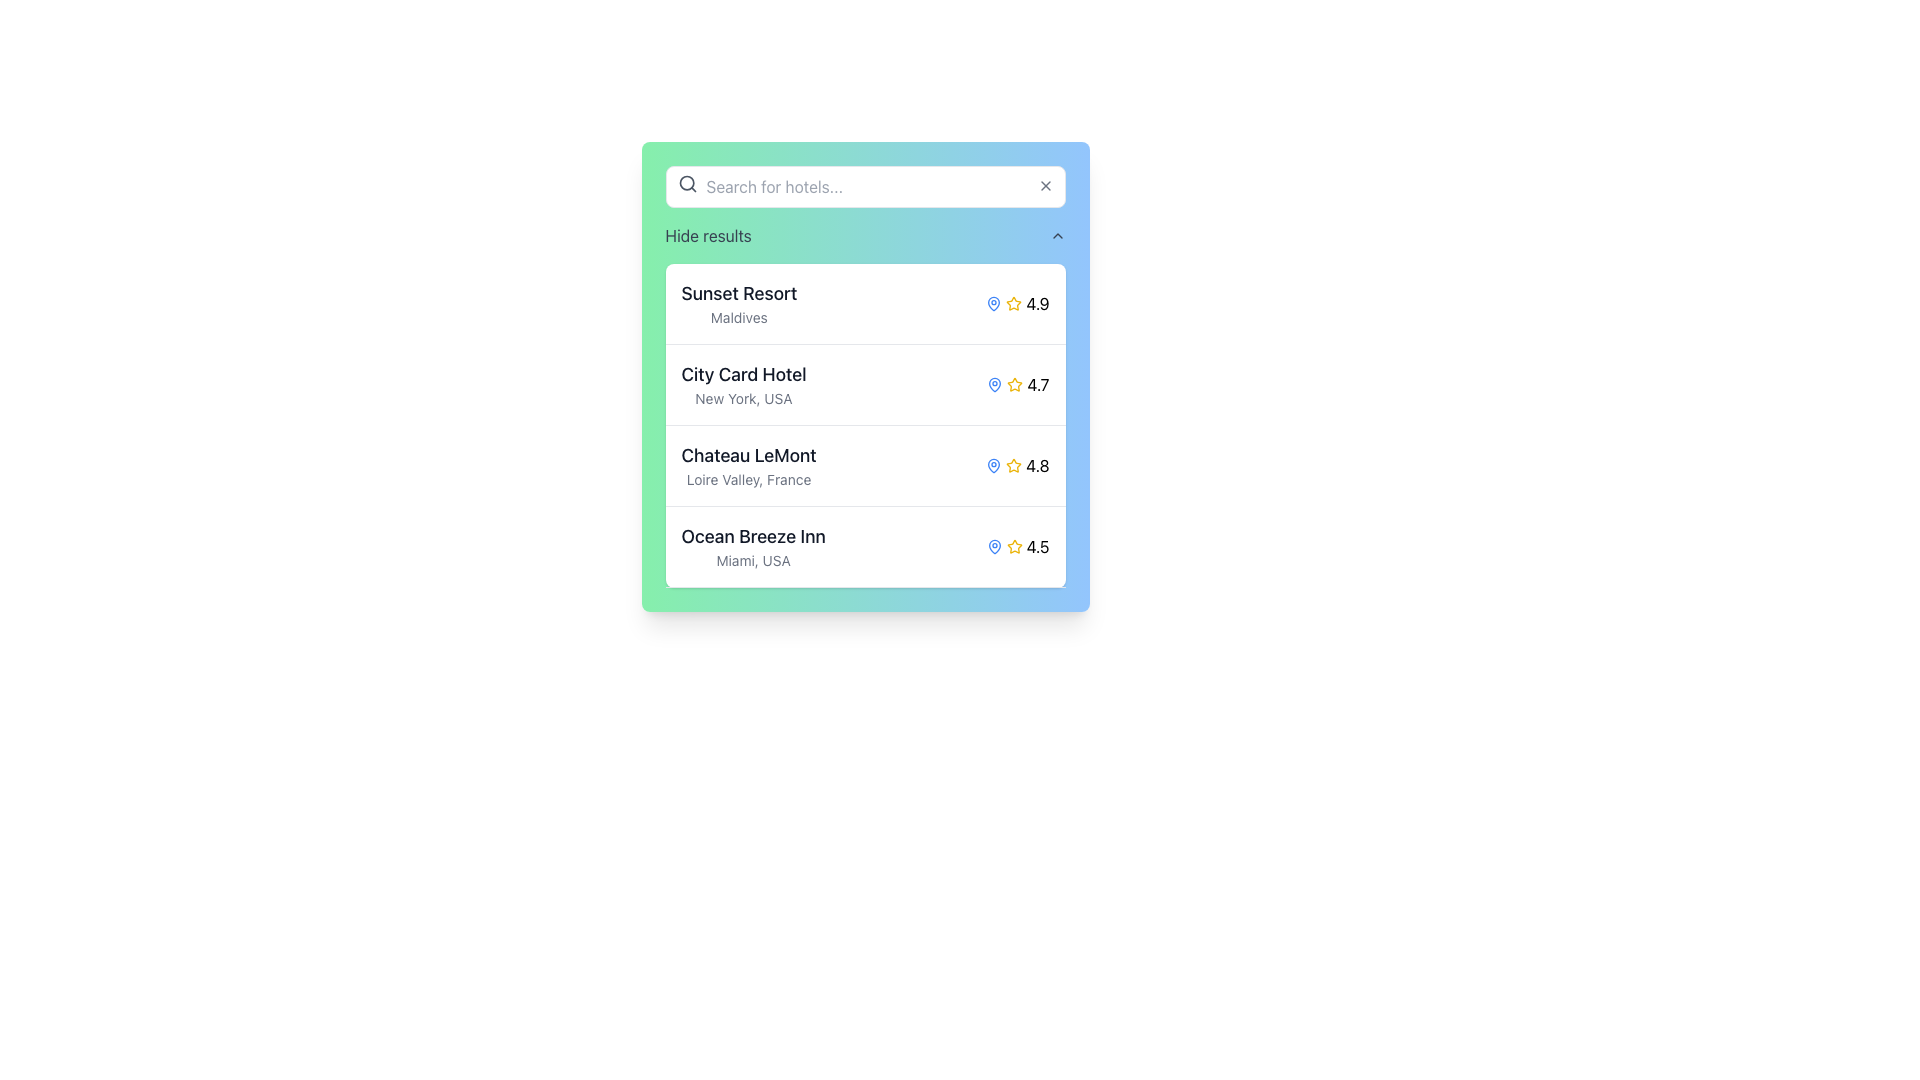  What do you see at coordinates (747, 479) in the screenshot?
I see `the static text label displaying 'Loire Valley, France' located beneath 'Chateau LeMont' in the list` at bounding box center [747, 479].